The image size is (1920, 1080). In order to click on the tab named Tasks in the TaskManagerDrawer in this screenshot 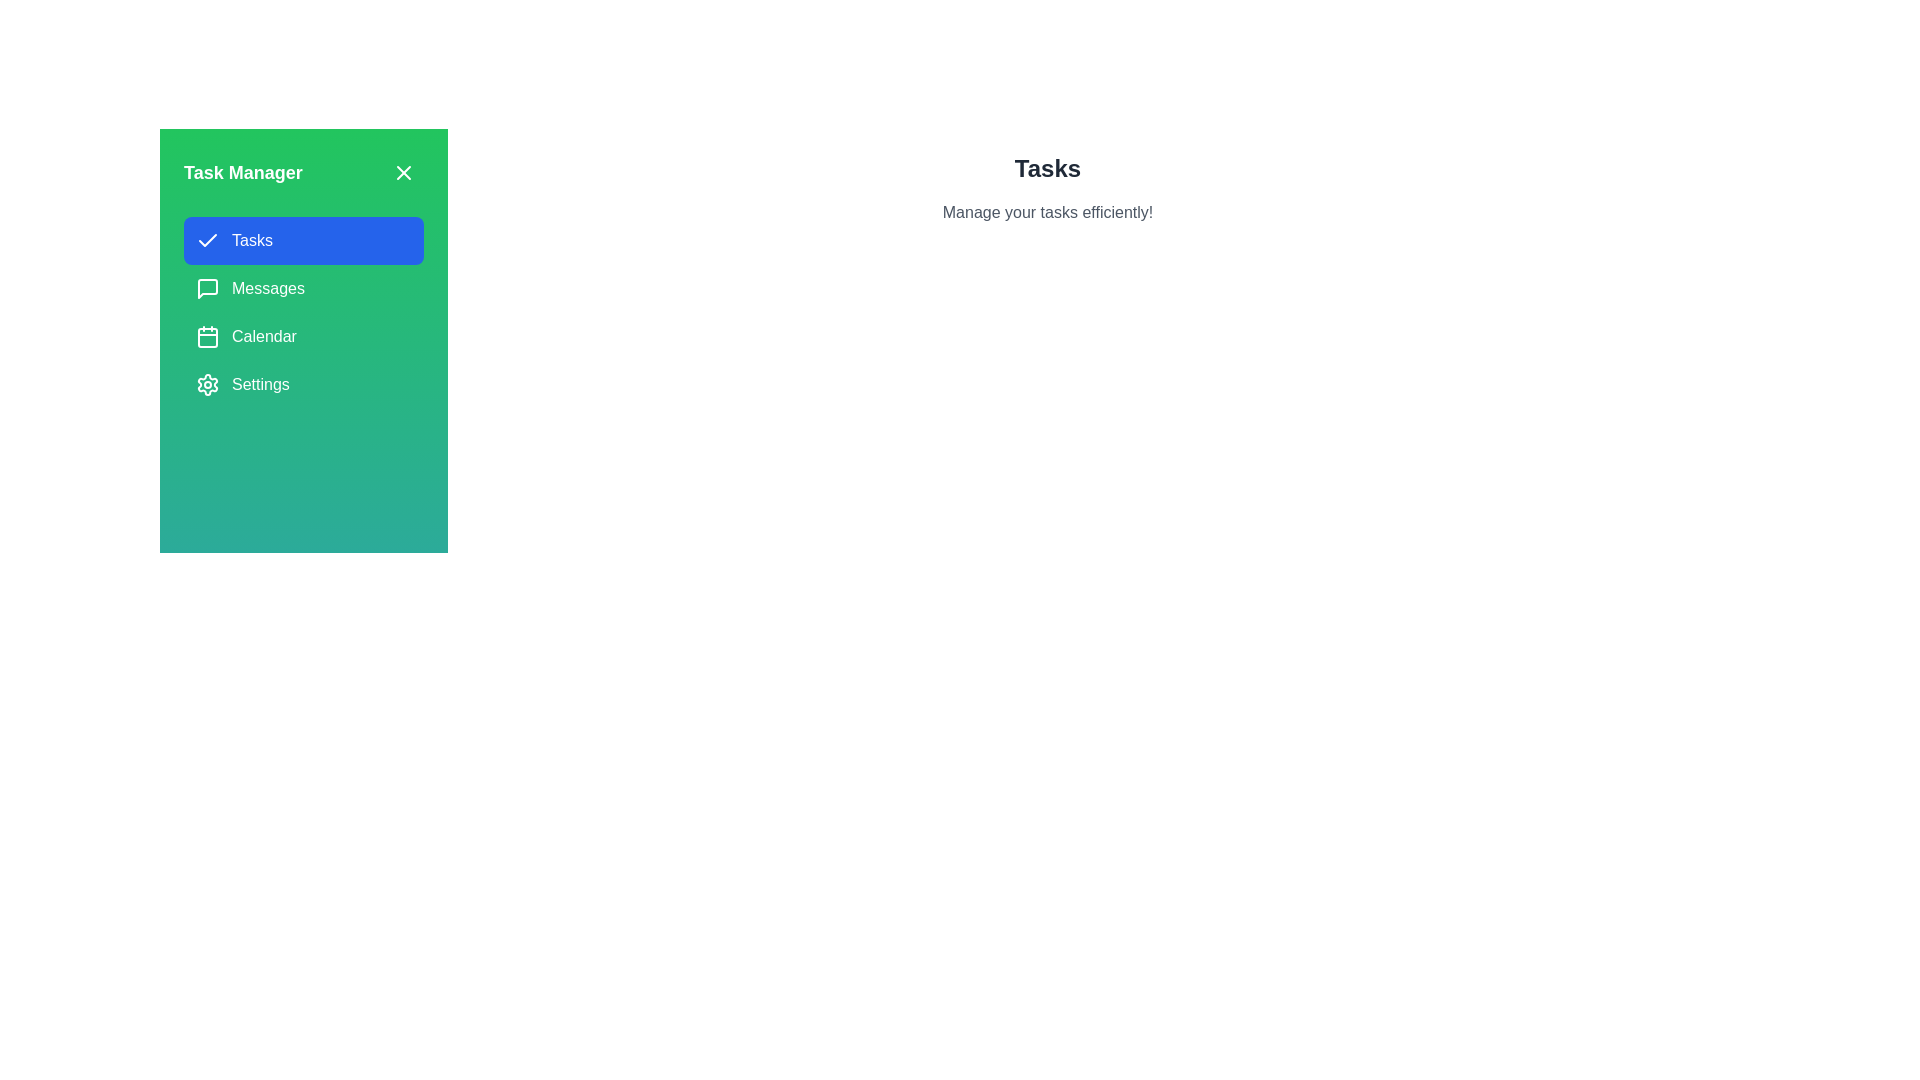, I will do `click(302, 239)`.